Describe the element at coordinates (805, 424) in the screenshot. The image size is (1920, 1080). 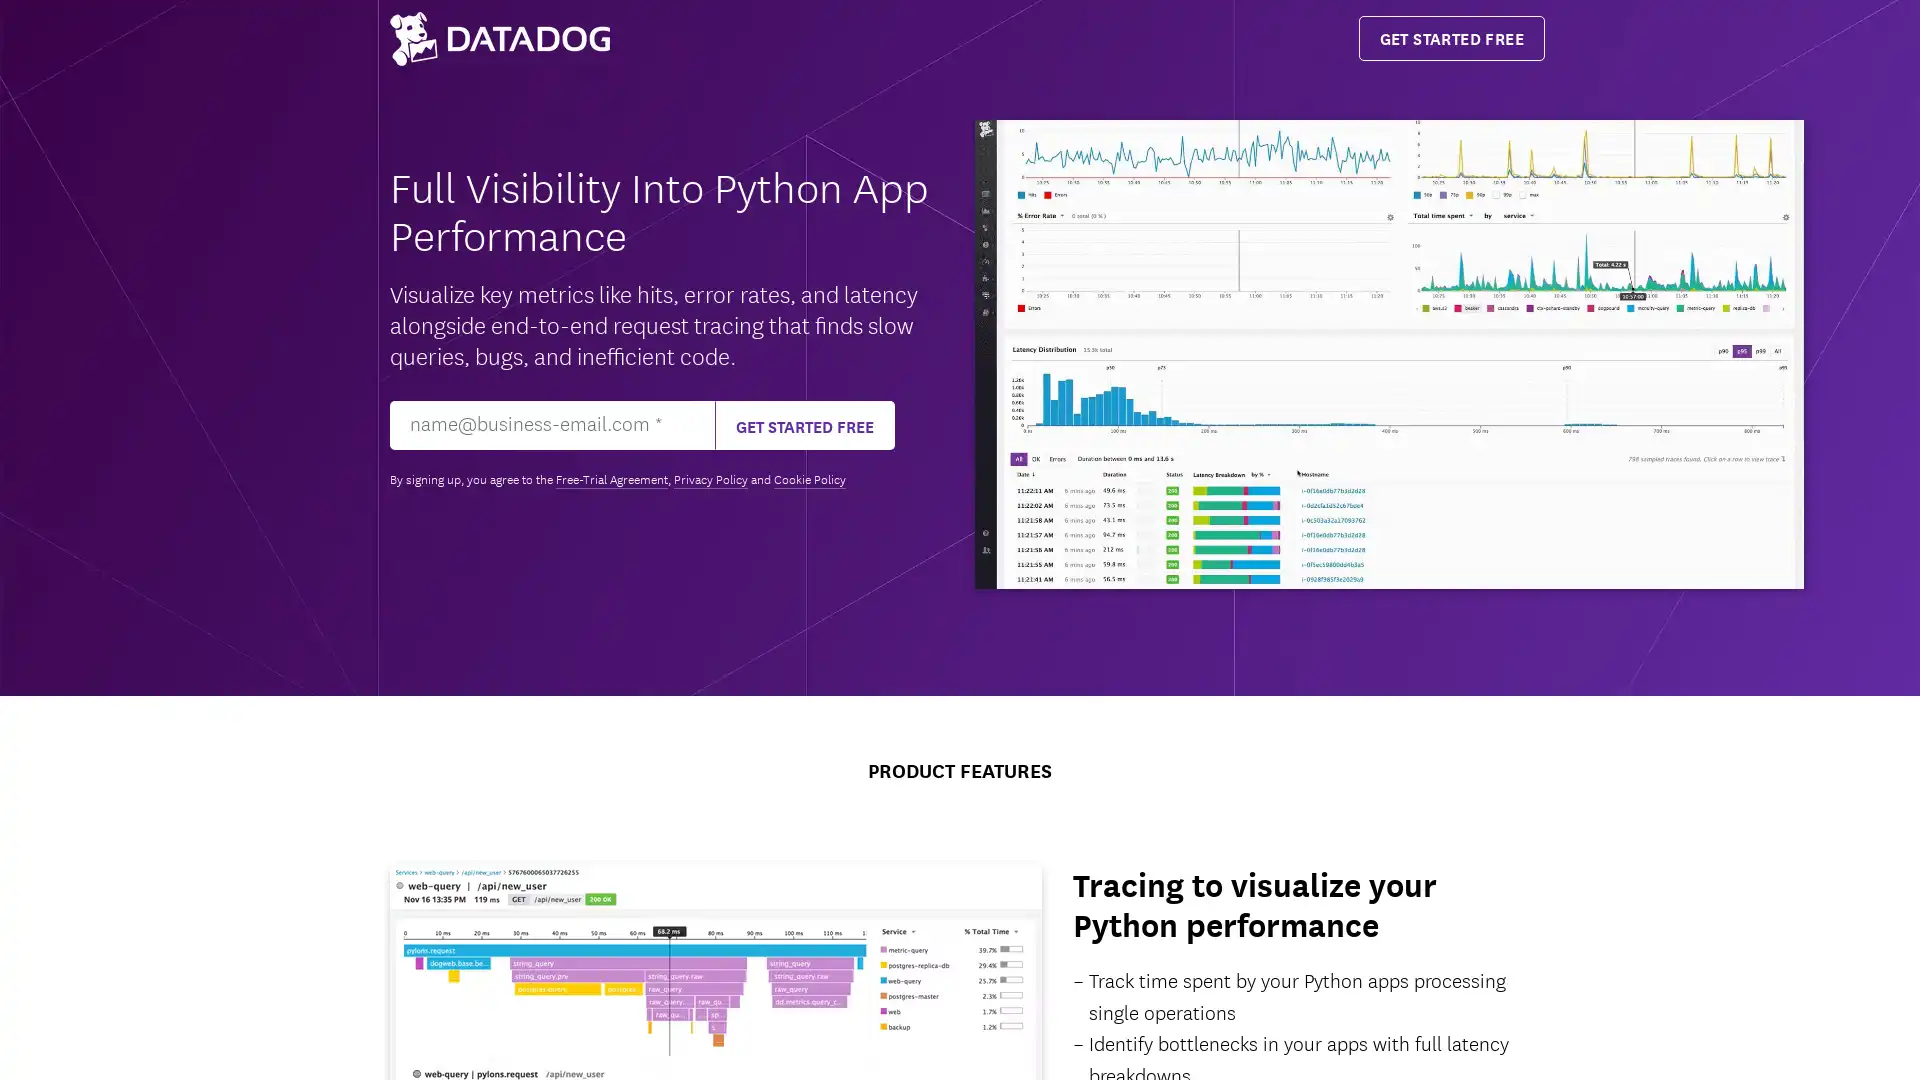
I see `GET STARTED FREE` at that location.